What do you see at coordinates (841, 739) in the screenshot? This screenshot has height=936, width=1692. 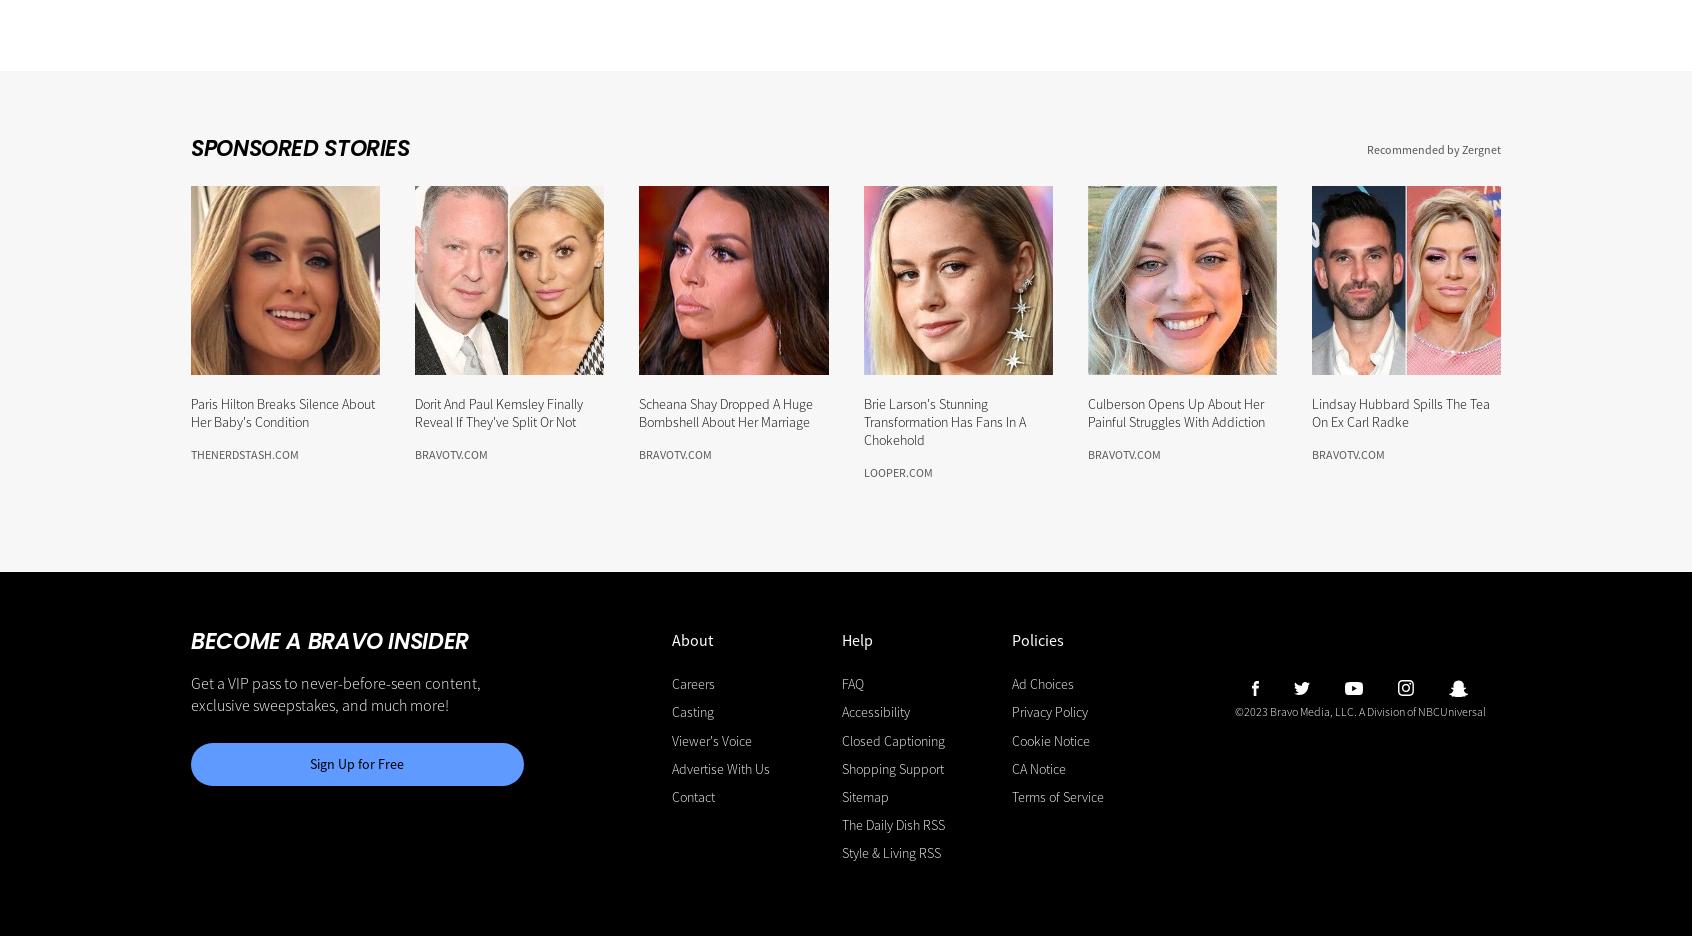 I see `'Closed Captioning'` at bounding box center [841, 739].